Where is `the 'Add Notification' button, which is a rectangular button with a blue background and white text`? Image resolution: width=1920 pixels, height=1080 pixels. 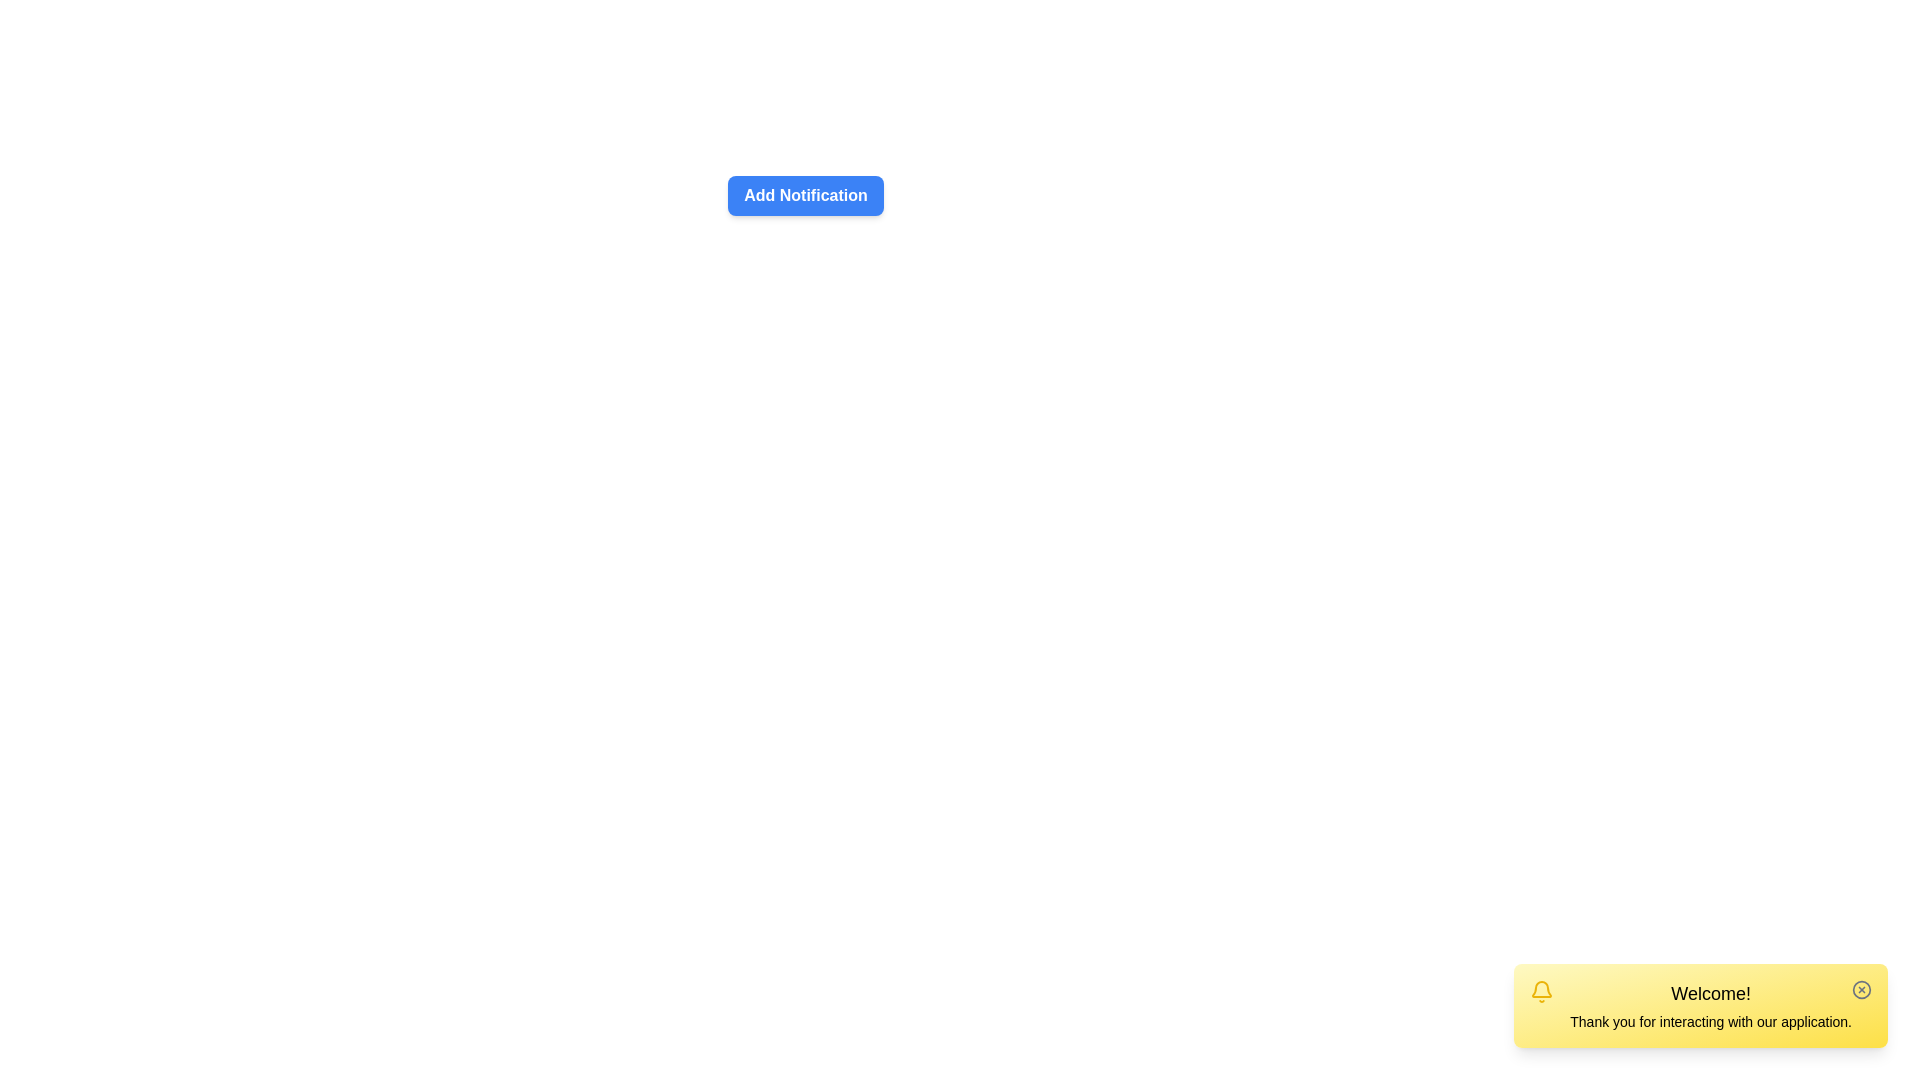 the 'Add Notification' button, which is a rectangular button with a blue background and white text is located at coordinates (806, 196).